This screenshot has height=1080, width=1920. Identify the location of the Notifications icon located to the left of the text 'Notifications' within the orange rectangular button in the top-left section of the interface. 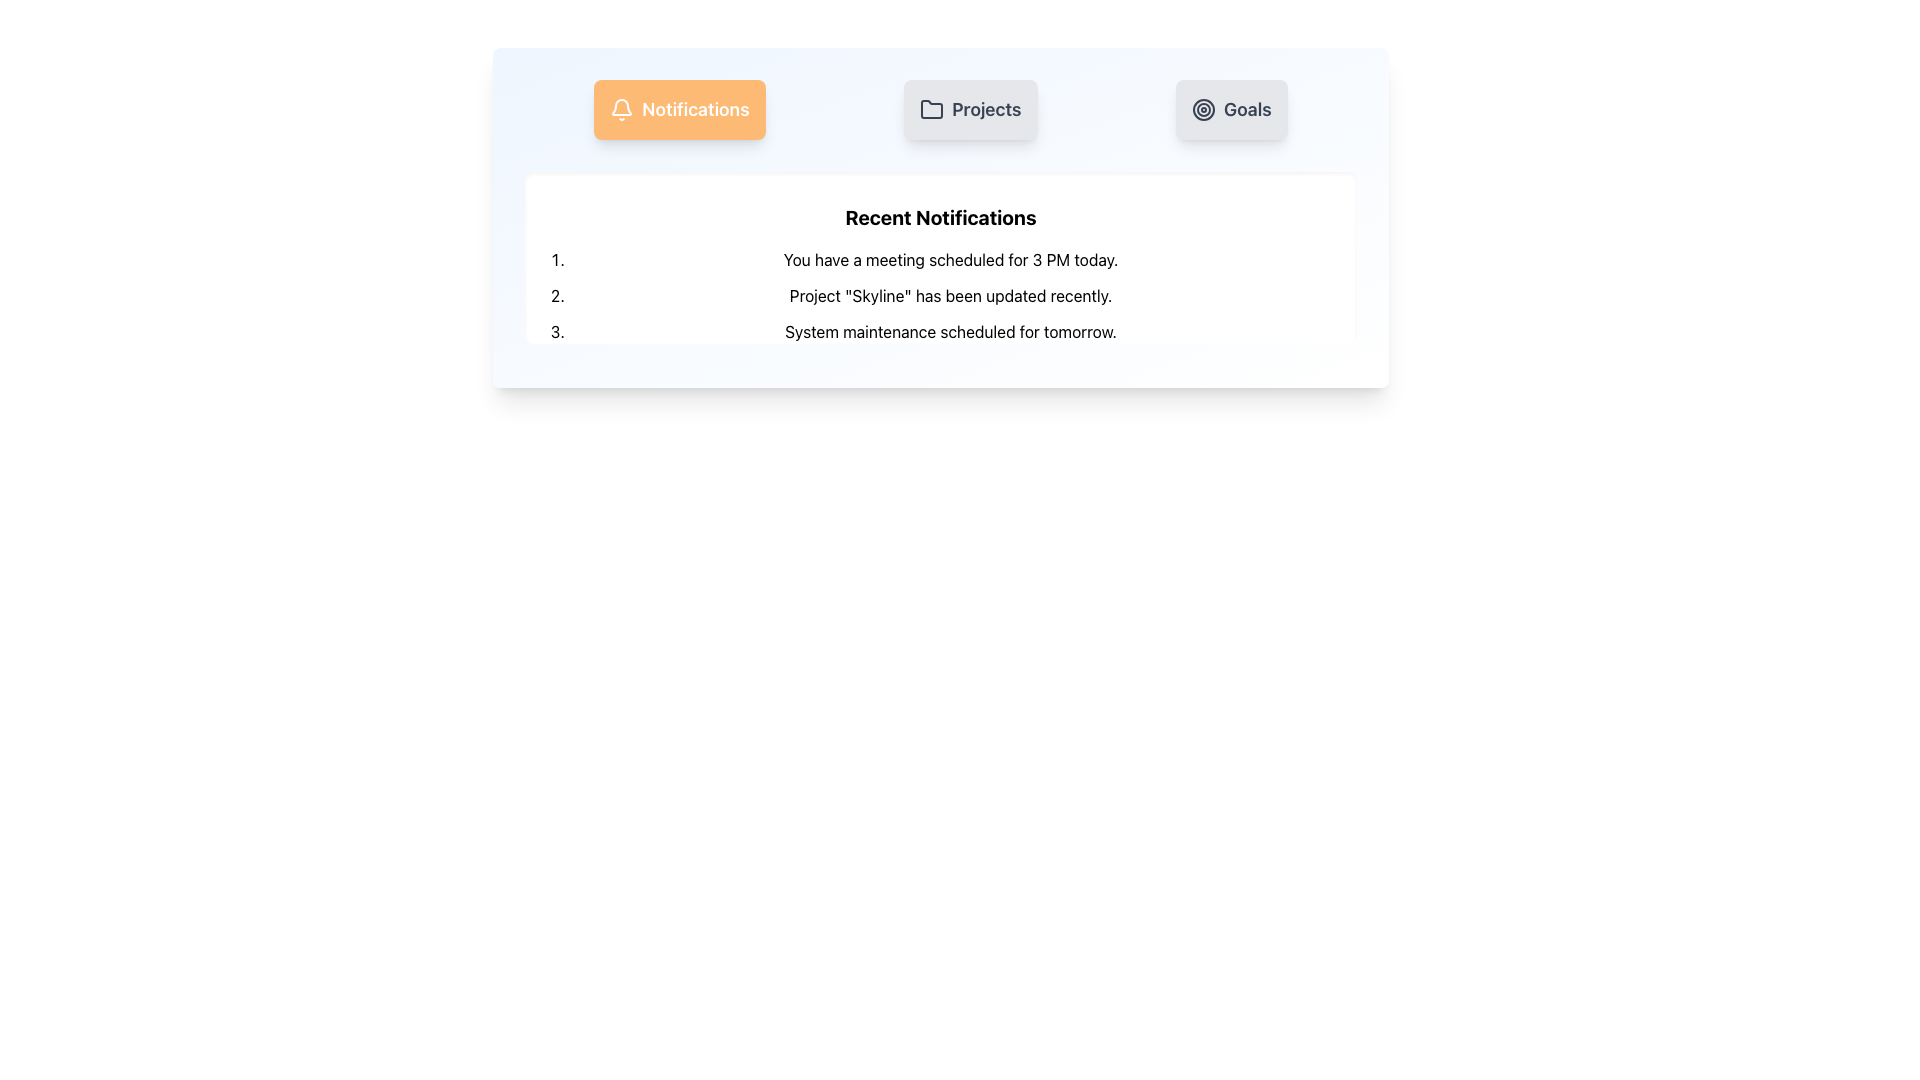
(621, 110).